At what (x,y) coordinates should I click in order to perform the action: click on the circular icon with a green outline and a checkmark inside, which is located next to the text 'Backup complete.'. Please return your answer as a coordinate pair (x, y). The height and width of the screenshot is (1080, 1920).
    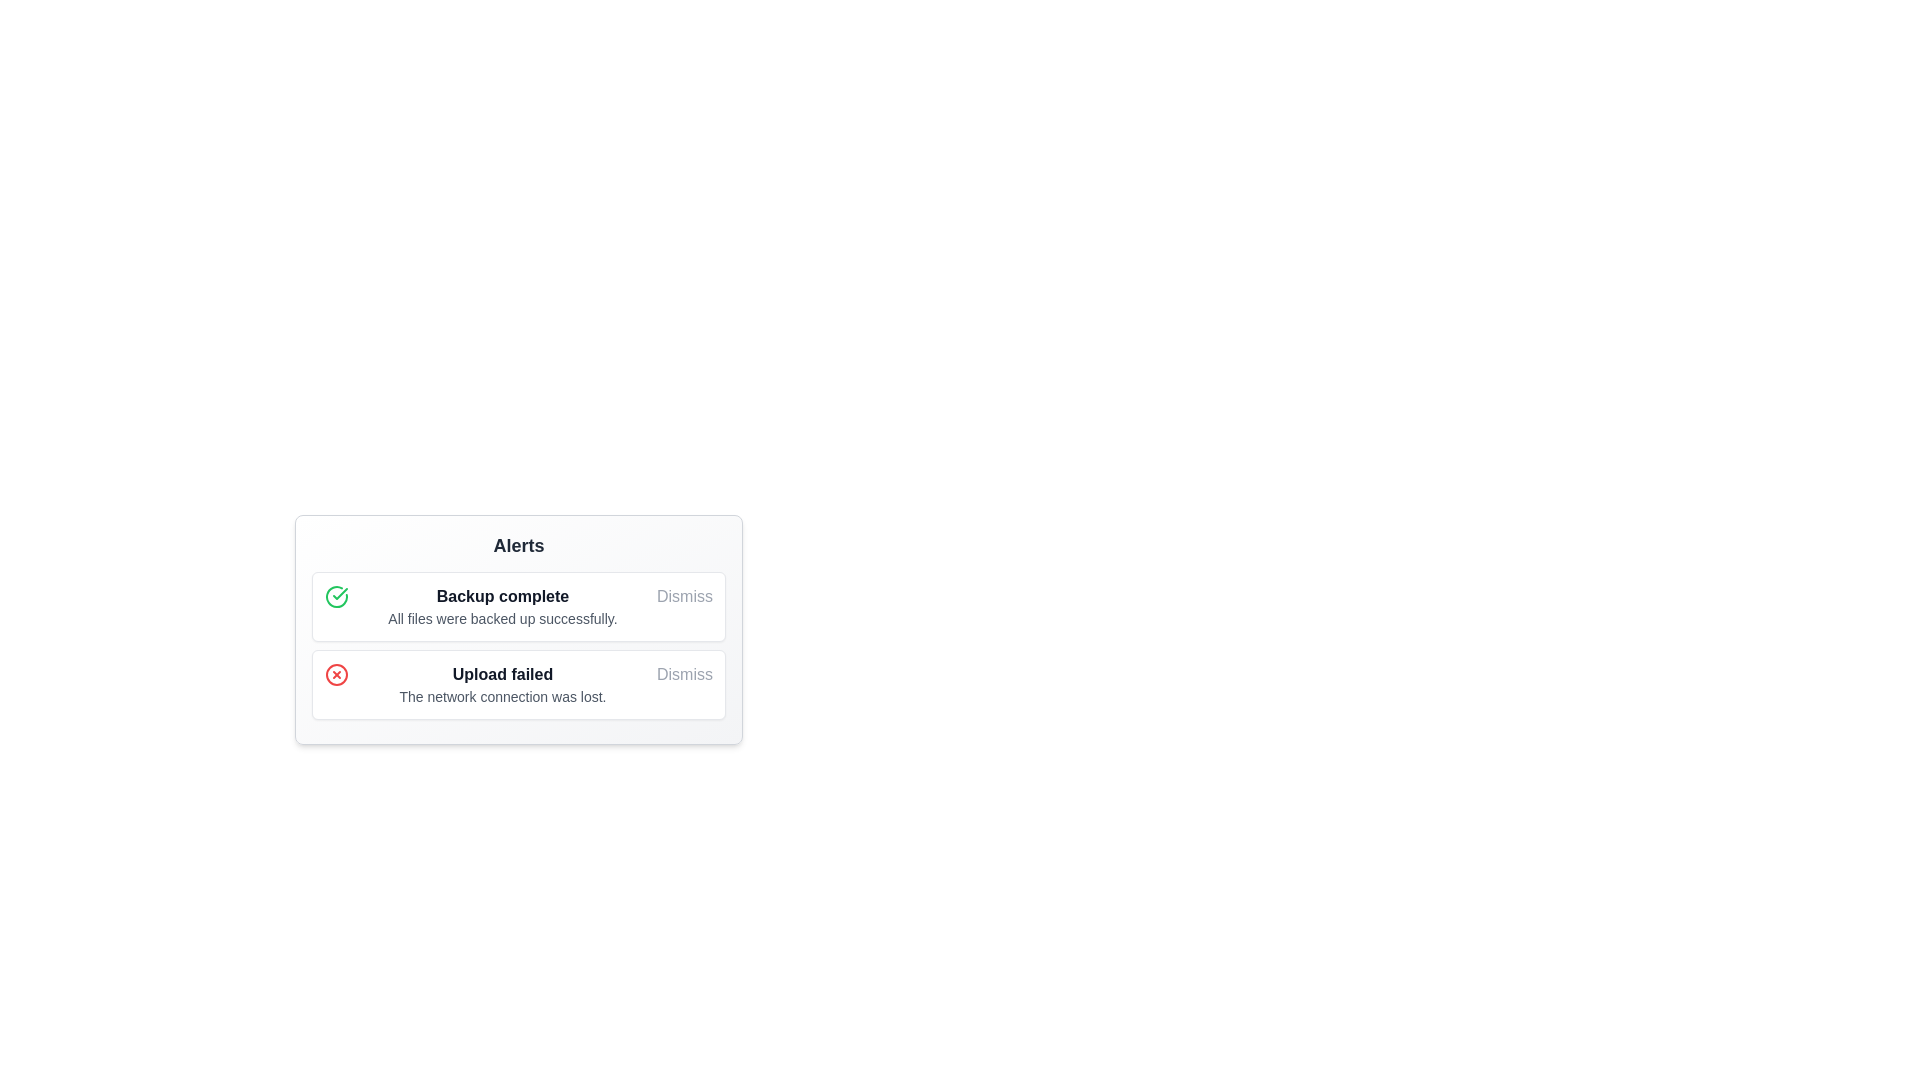
    Looking at the image, I should click on (342, 596).